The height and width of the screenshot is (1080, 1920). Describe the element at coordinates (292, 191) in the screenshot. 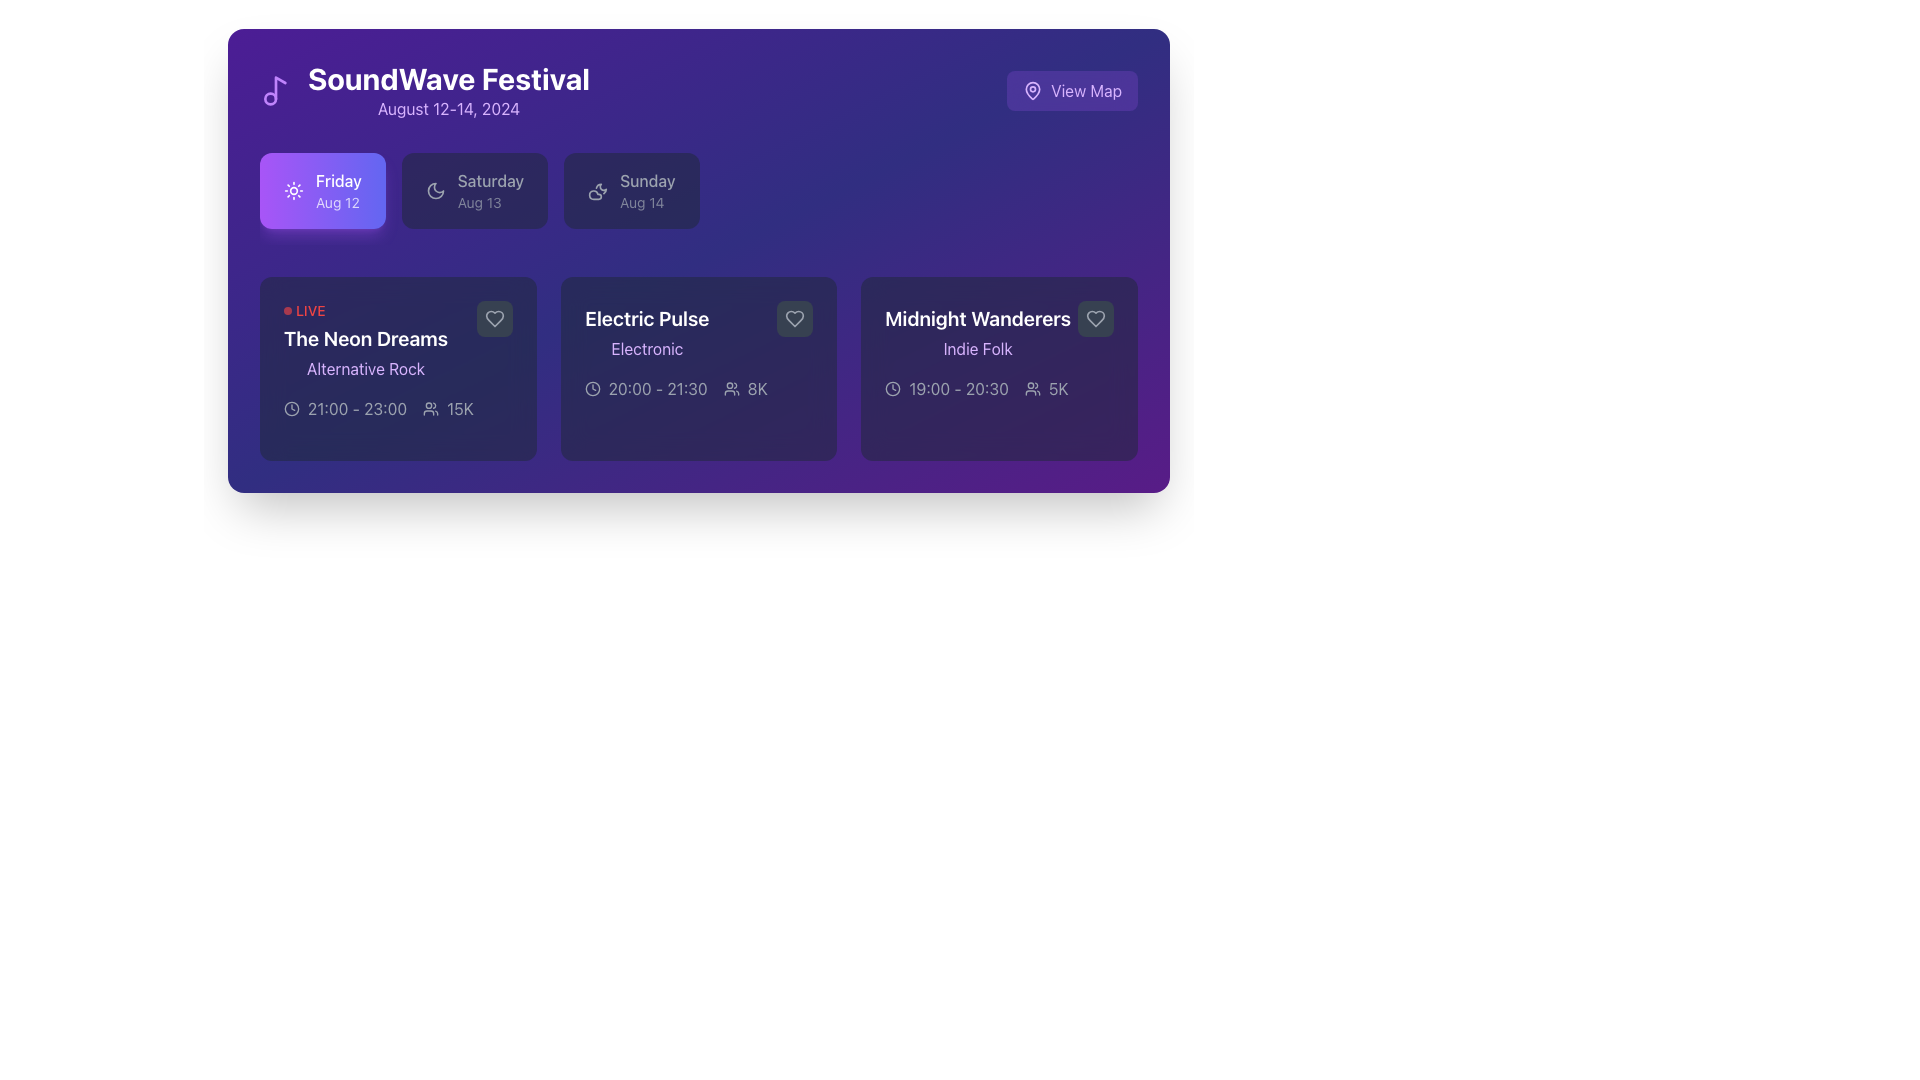

I see `the sunlight icon representing the date 'Friday Aug 12', which is located at the center of the corresponding button in the top-left quadrant of the interface` at that location.